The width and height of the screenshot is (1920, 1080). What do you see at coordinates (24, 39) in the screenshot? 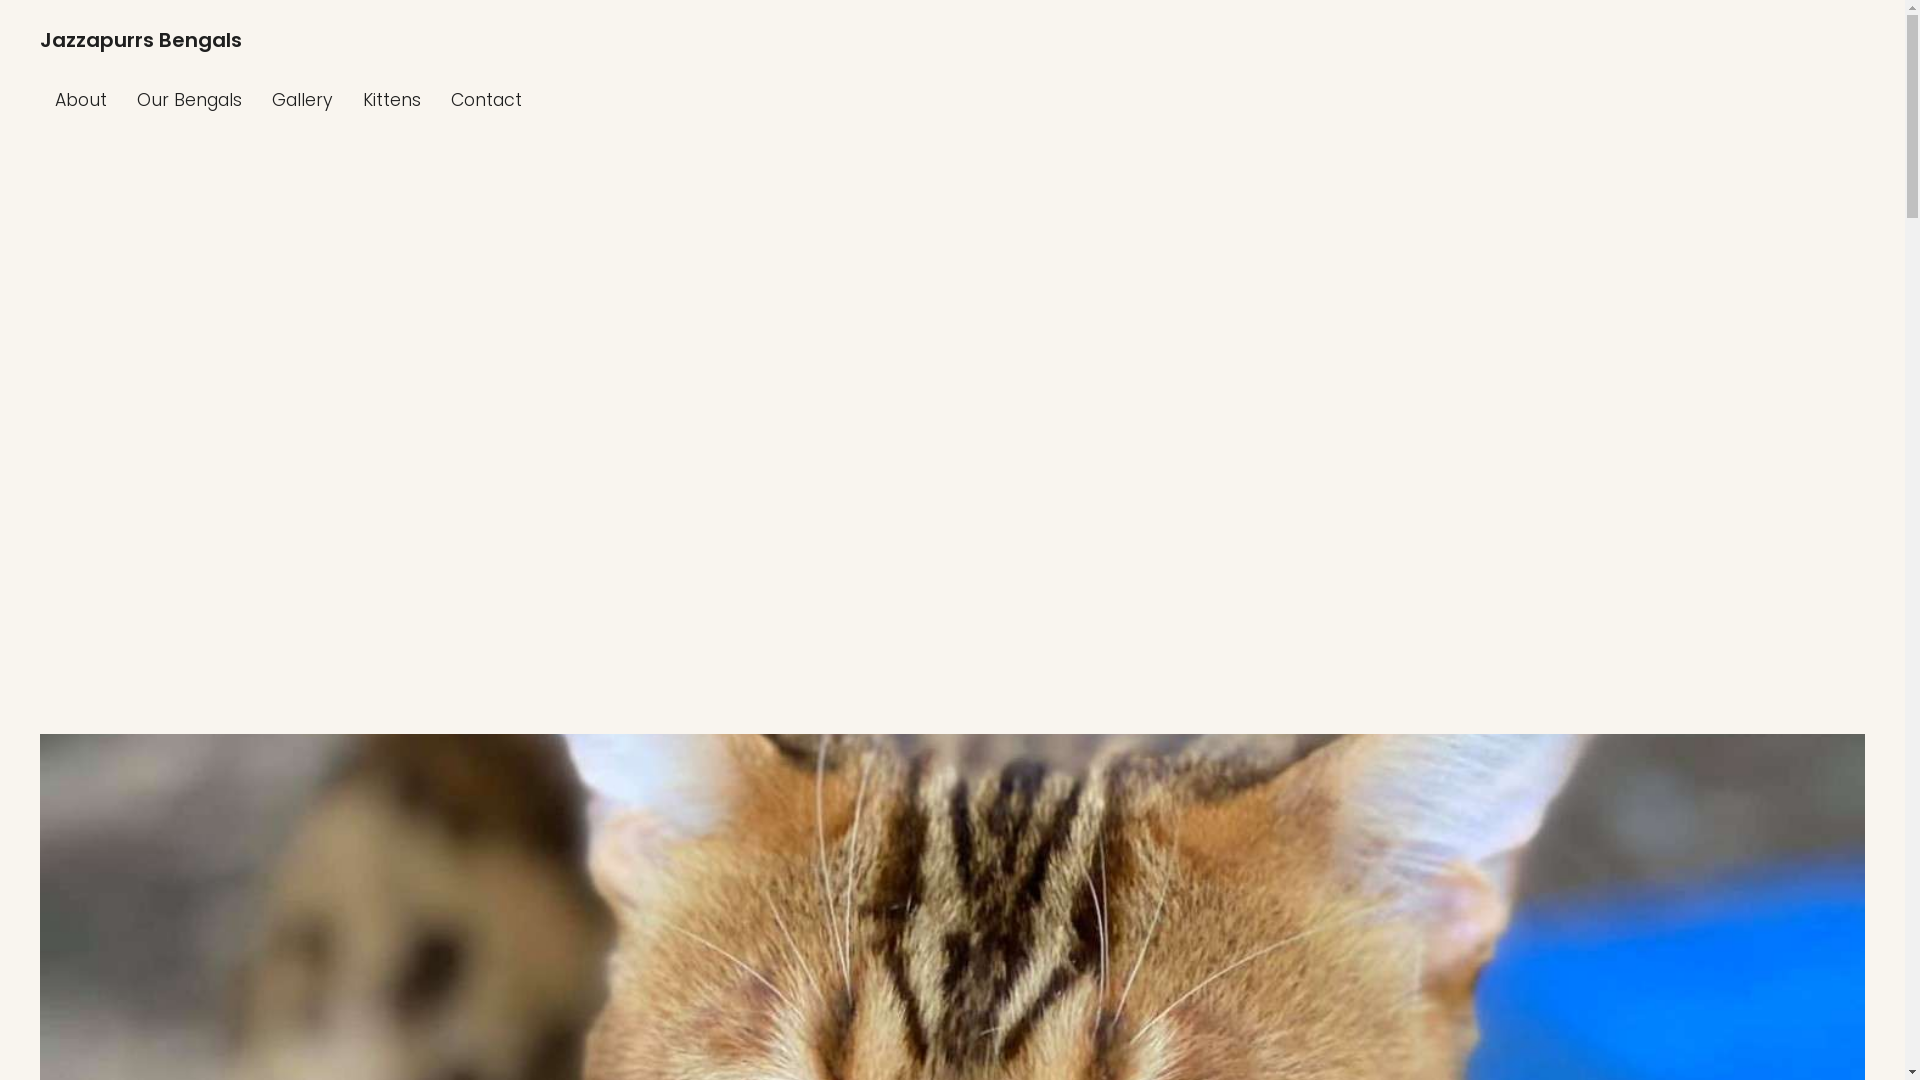
I see `'Jazzapurrs Bengals'` at bounding box center [24, 39].